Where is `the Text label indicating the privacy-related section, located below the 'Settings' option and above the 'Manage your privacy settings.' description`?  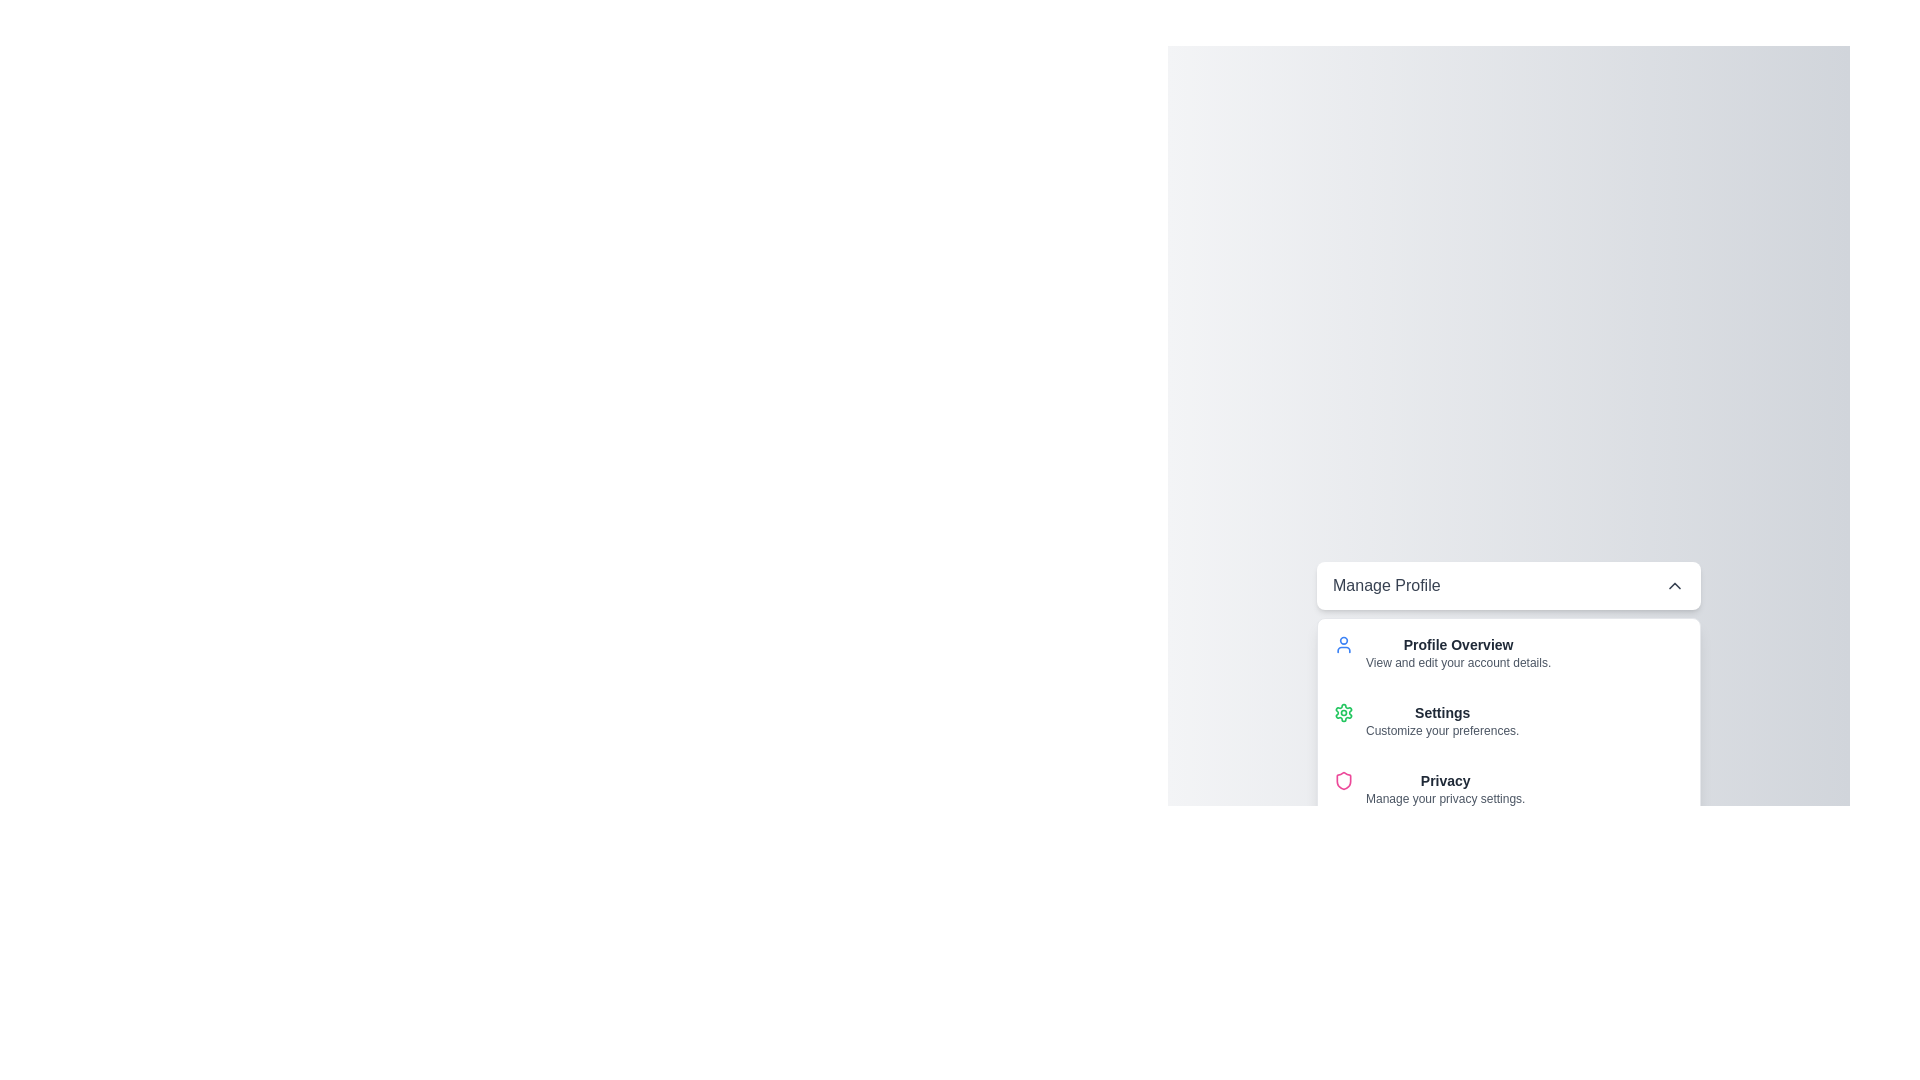 the Text label indicating the privacy-related section, located below the 'Settings' option and above the 'Manage your privacy settings.' description is located at coordinates (1445, 779).